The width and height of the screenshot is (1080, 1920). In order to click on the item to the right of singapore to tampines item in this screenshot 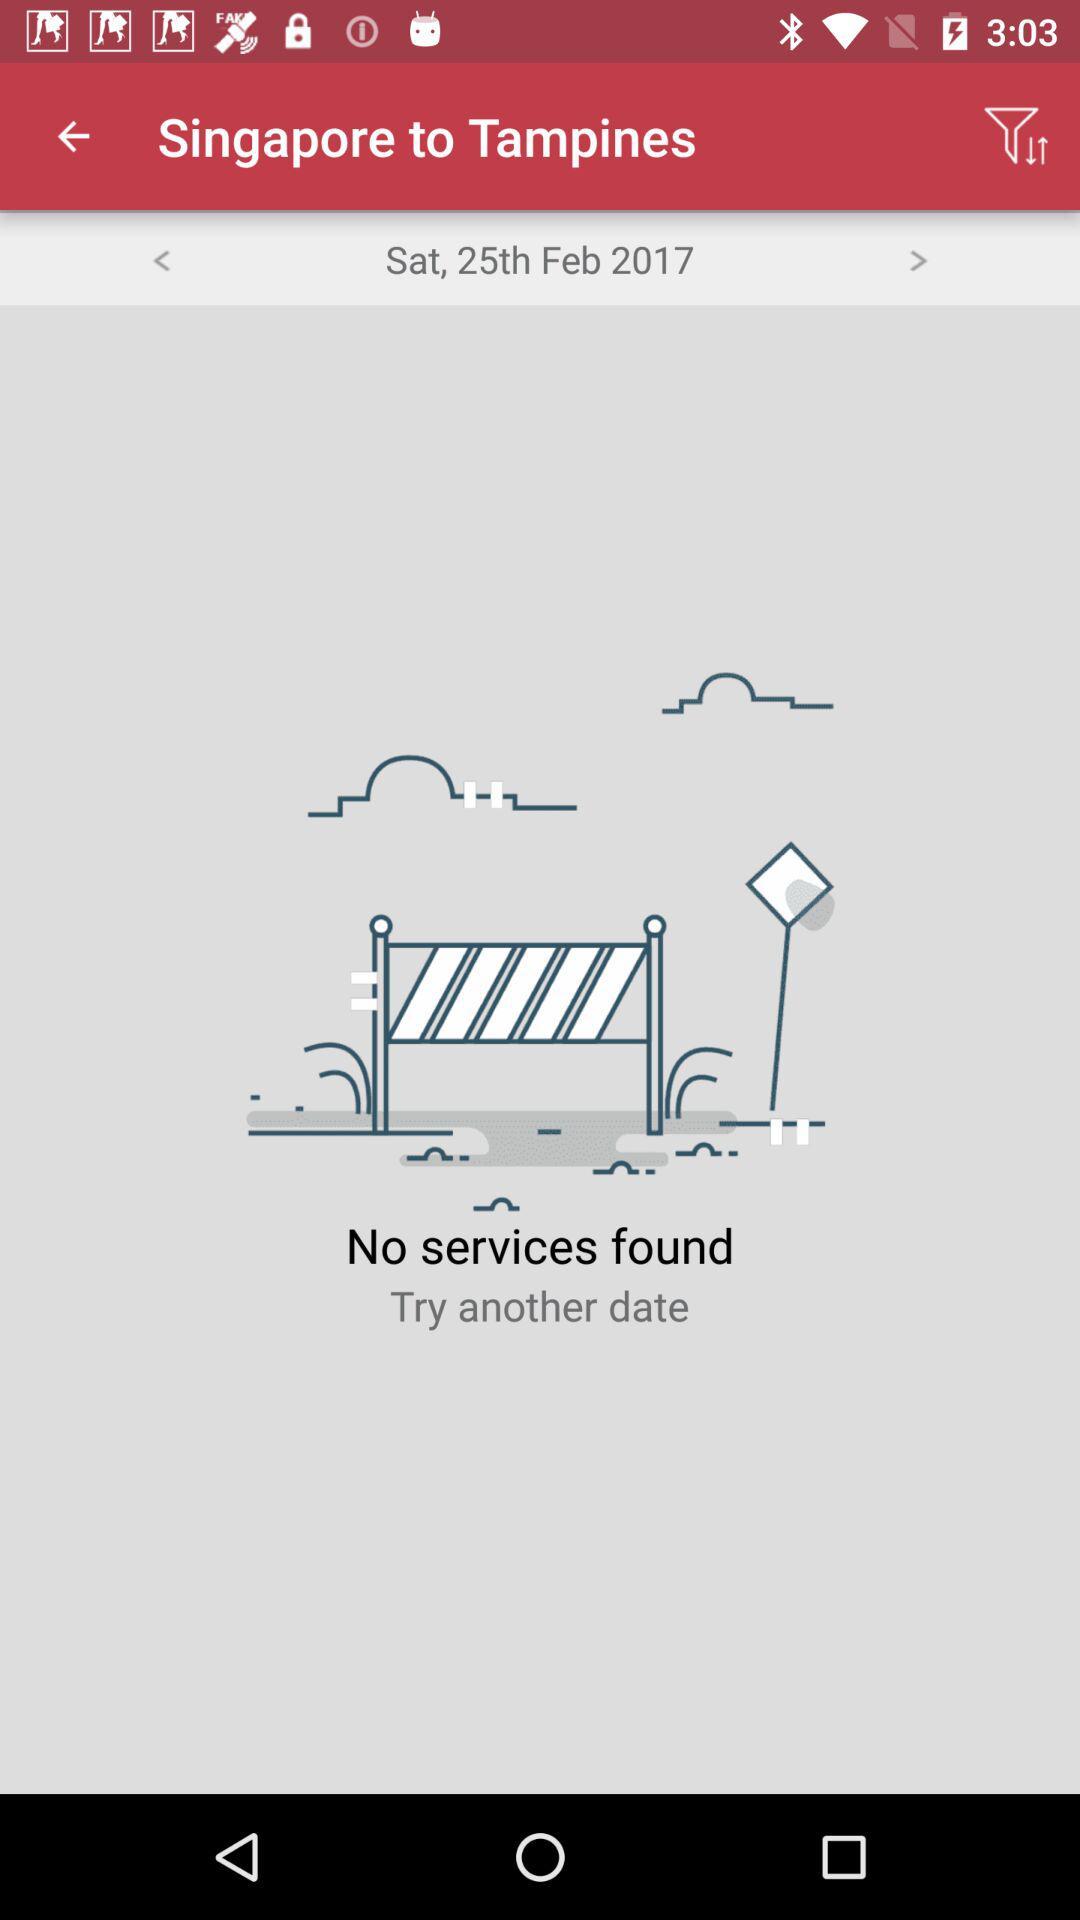, I will do `click(1016, 135)`.